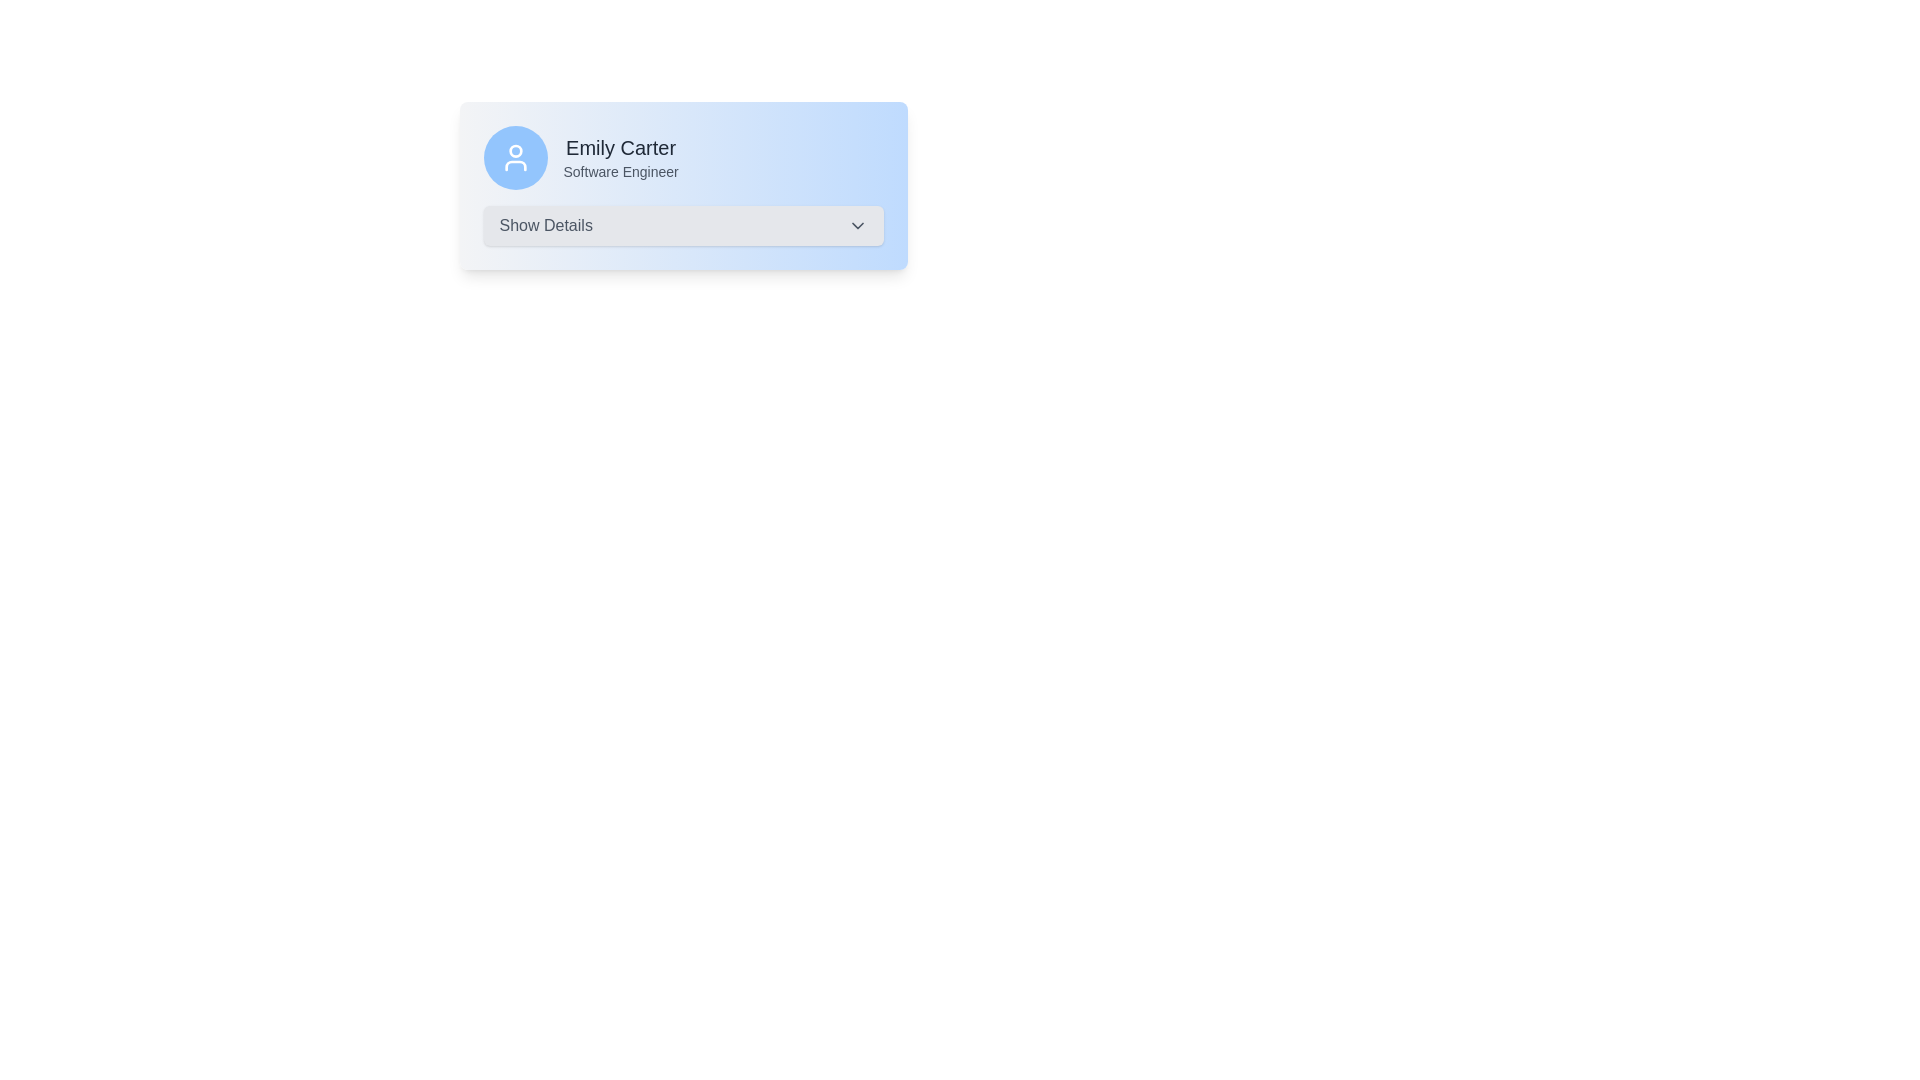  What do you see at coordinates (857, 225) in the screenshot?
I see `the small downward-pointing chevron icon located at the far right end of the 'Show Details' button` at bounding box center [857, 225].